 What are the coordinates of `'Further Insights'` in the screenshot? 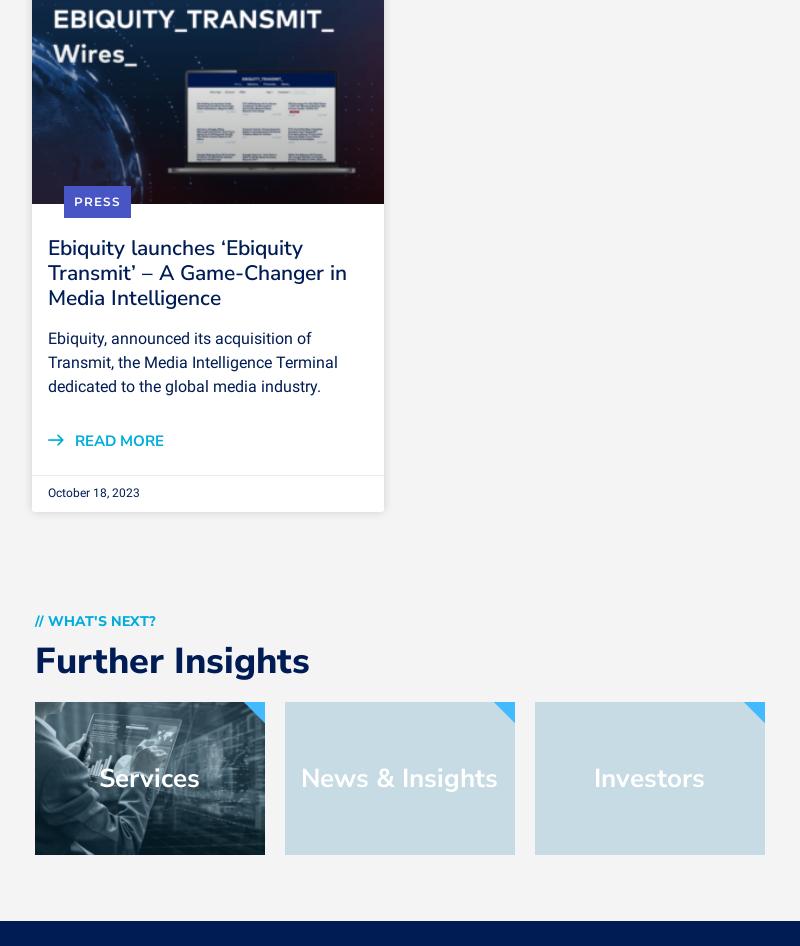 It's located at (33, 660).